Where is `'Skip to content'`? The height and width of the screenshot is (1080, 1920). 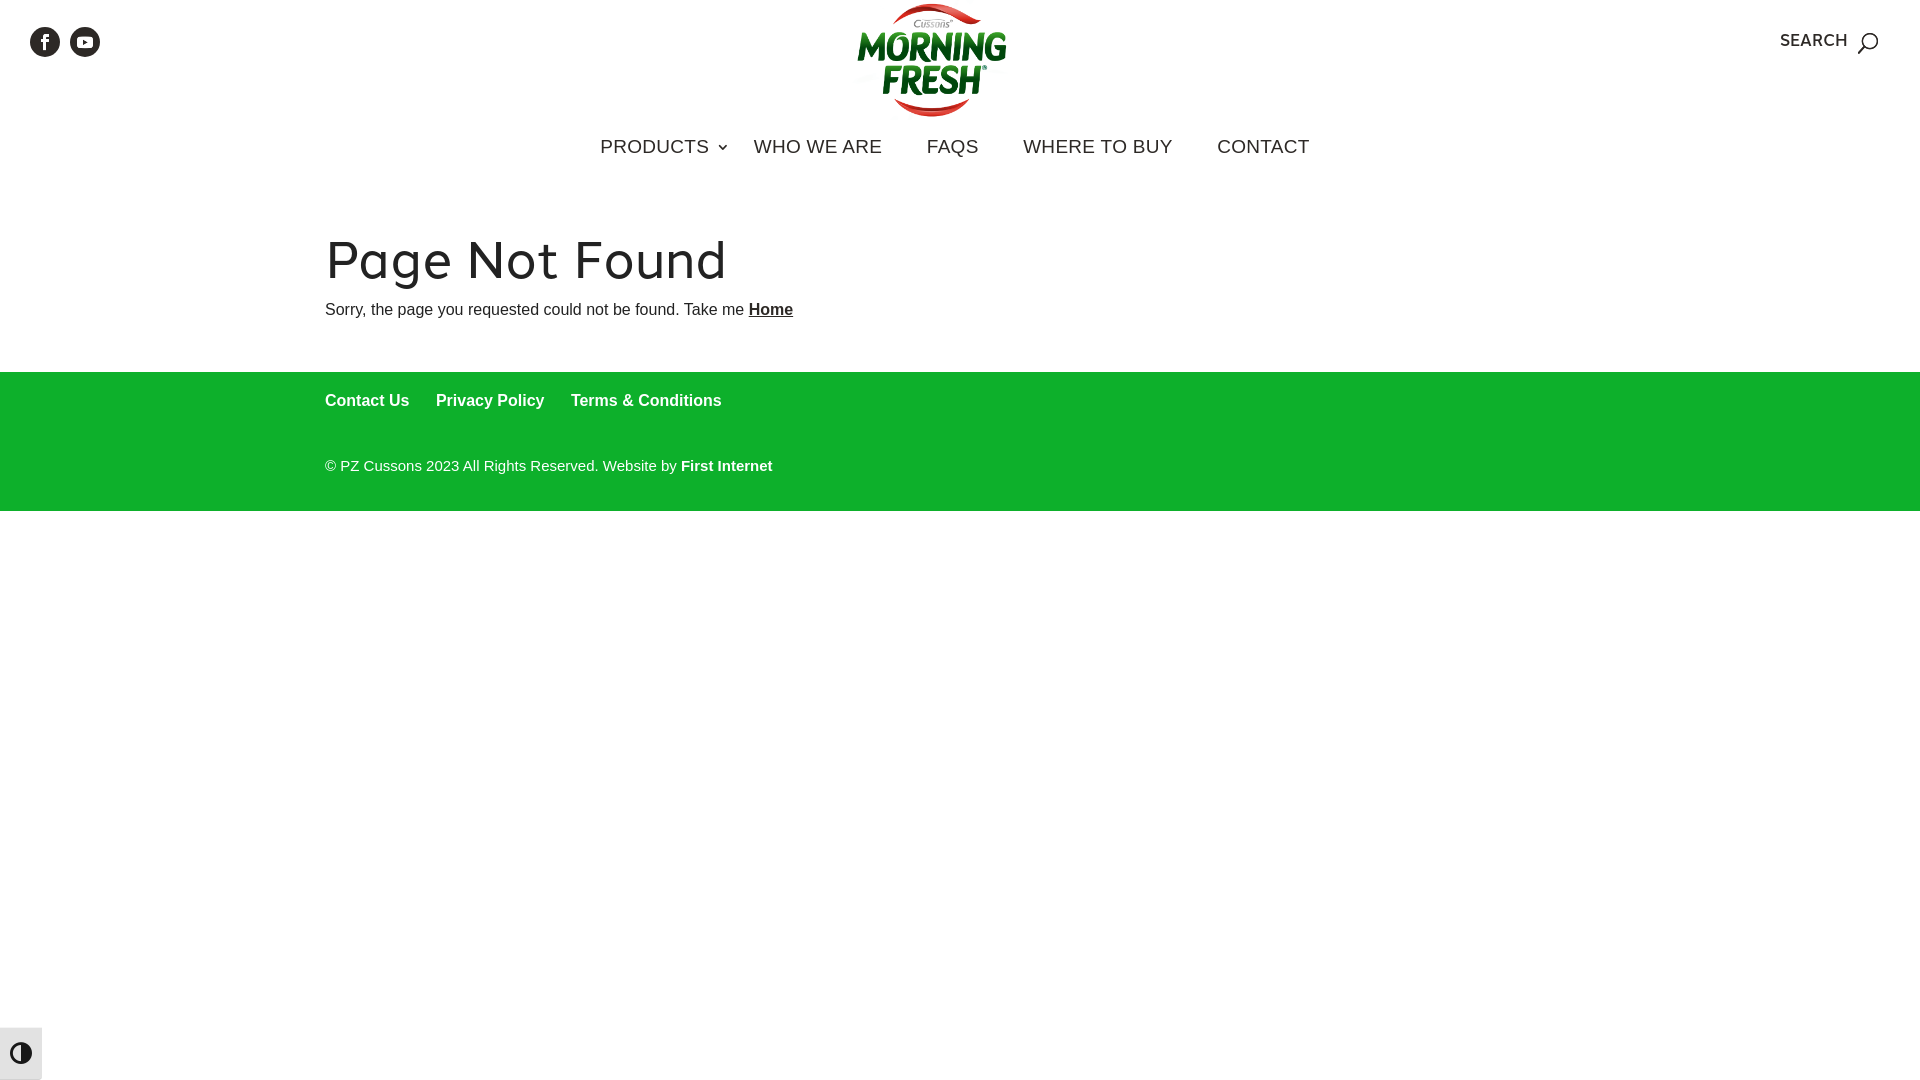 'Skip to content' is located at coordinates (0, 0).